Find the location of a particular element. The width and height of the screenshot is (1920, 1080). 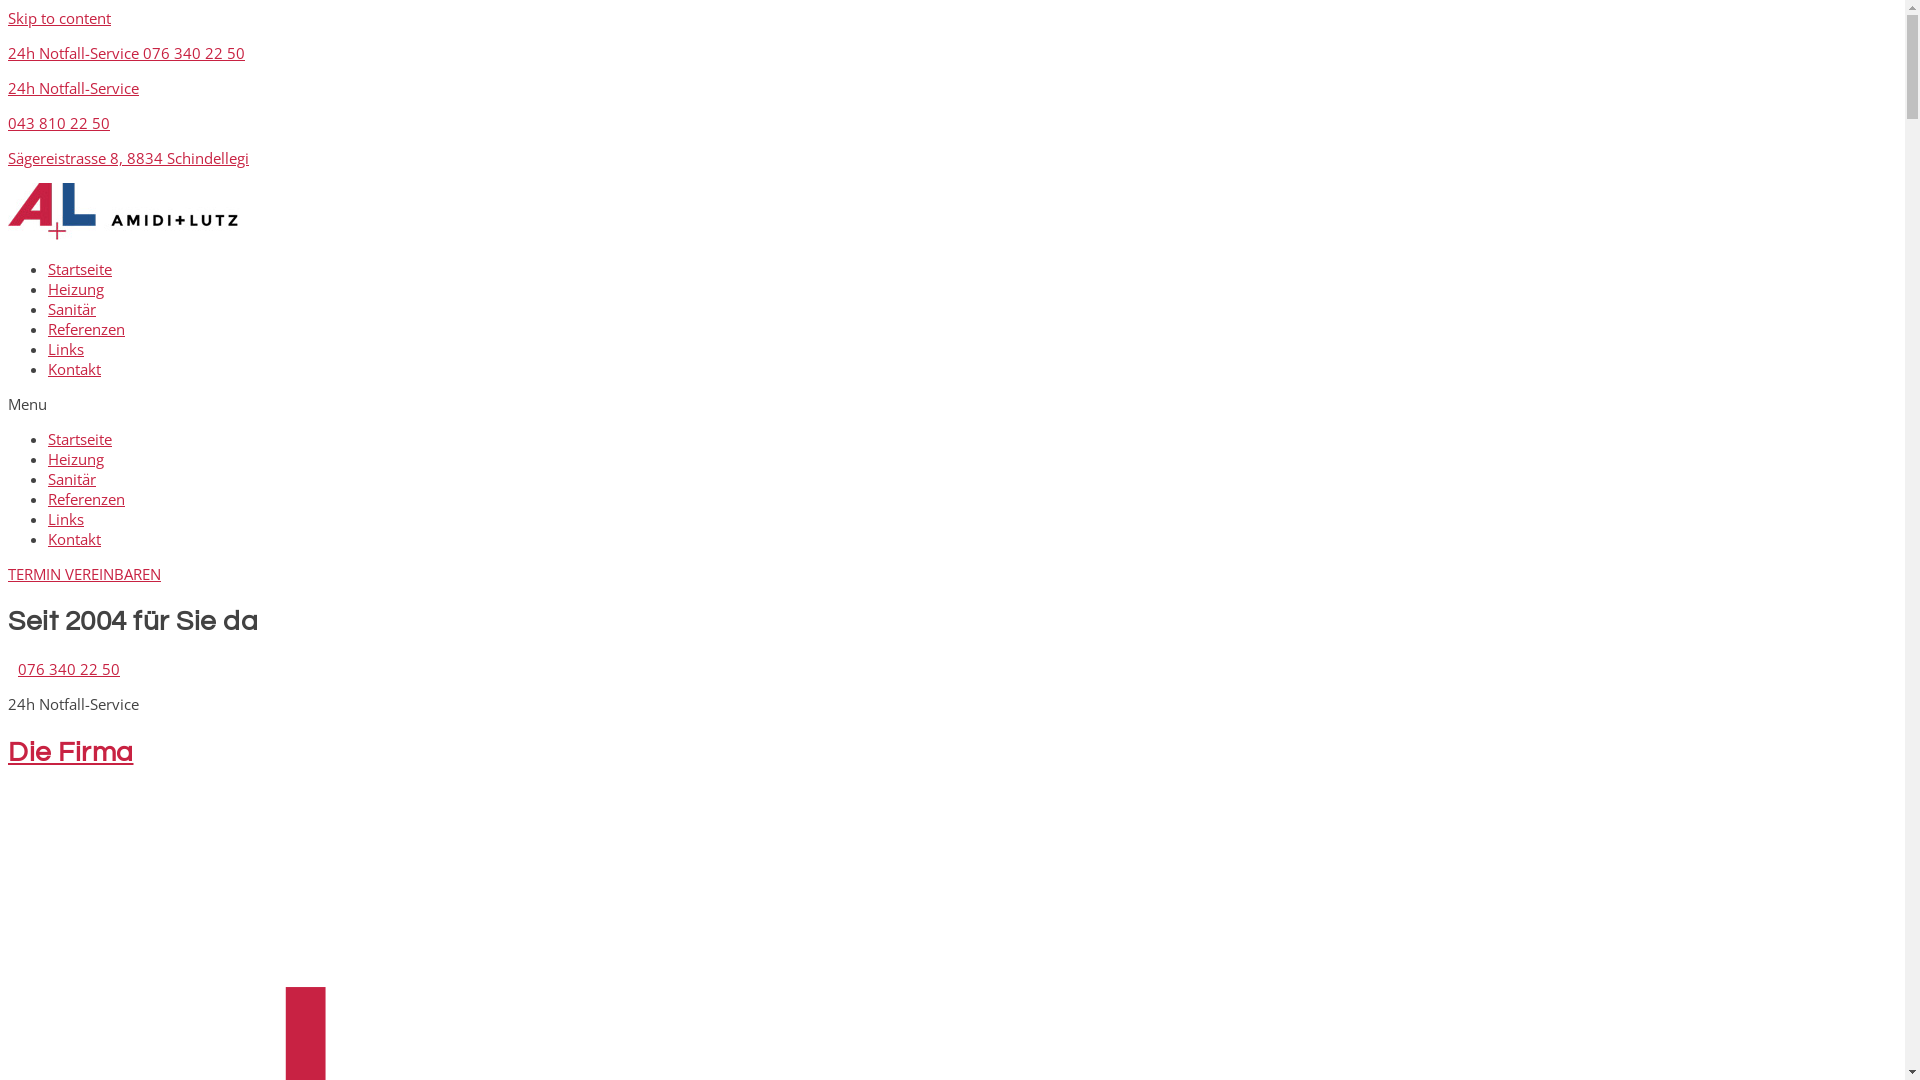

'Heizung' is located at coordinates (76, 459).